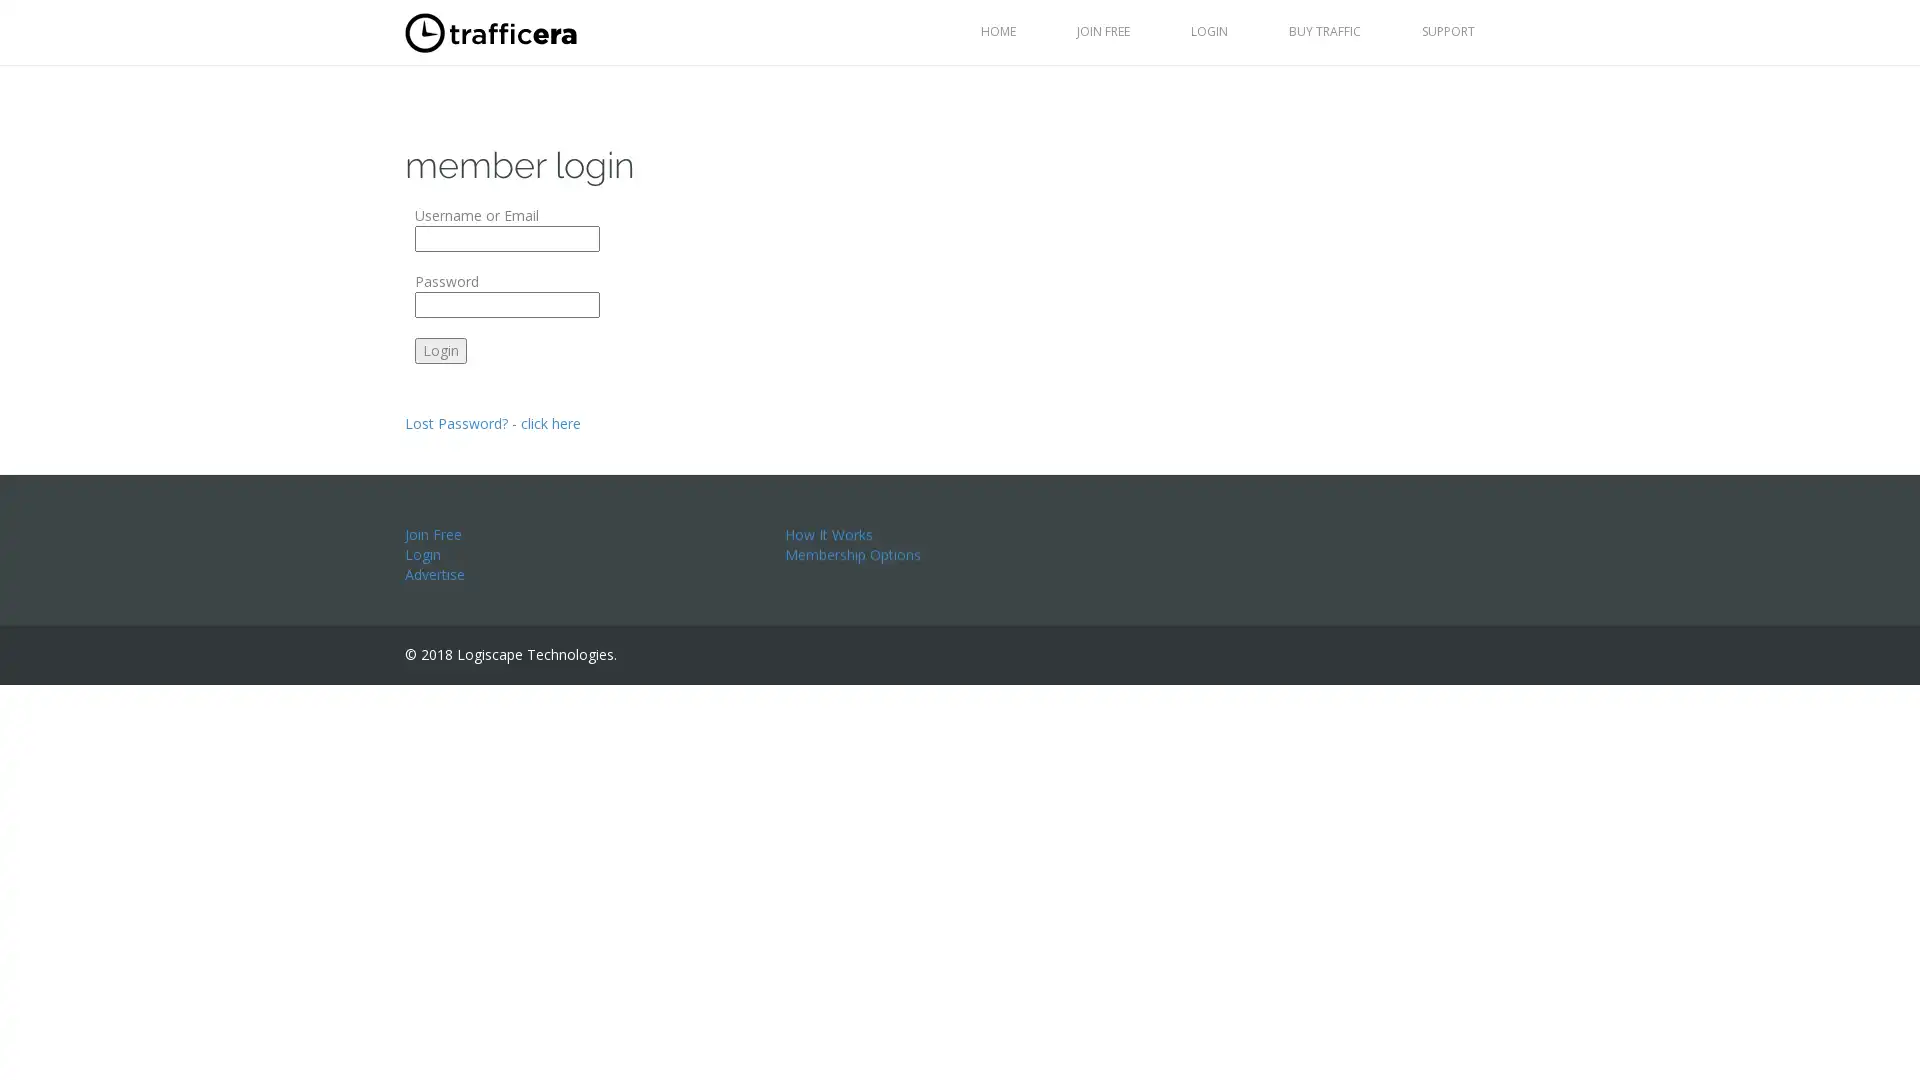 The width and height of the screenshot is (1920, 1080). I want to click on Login, so click(440, 349).